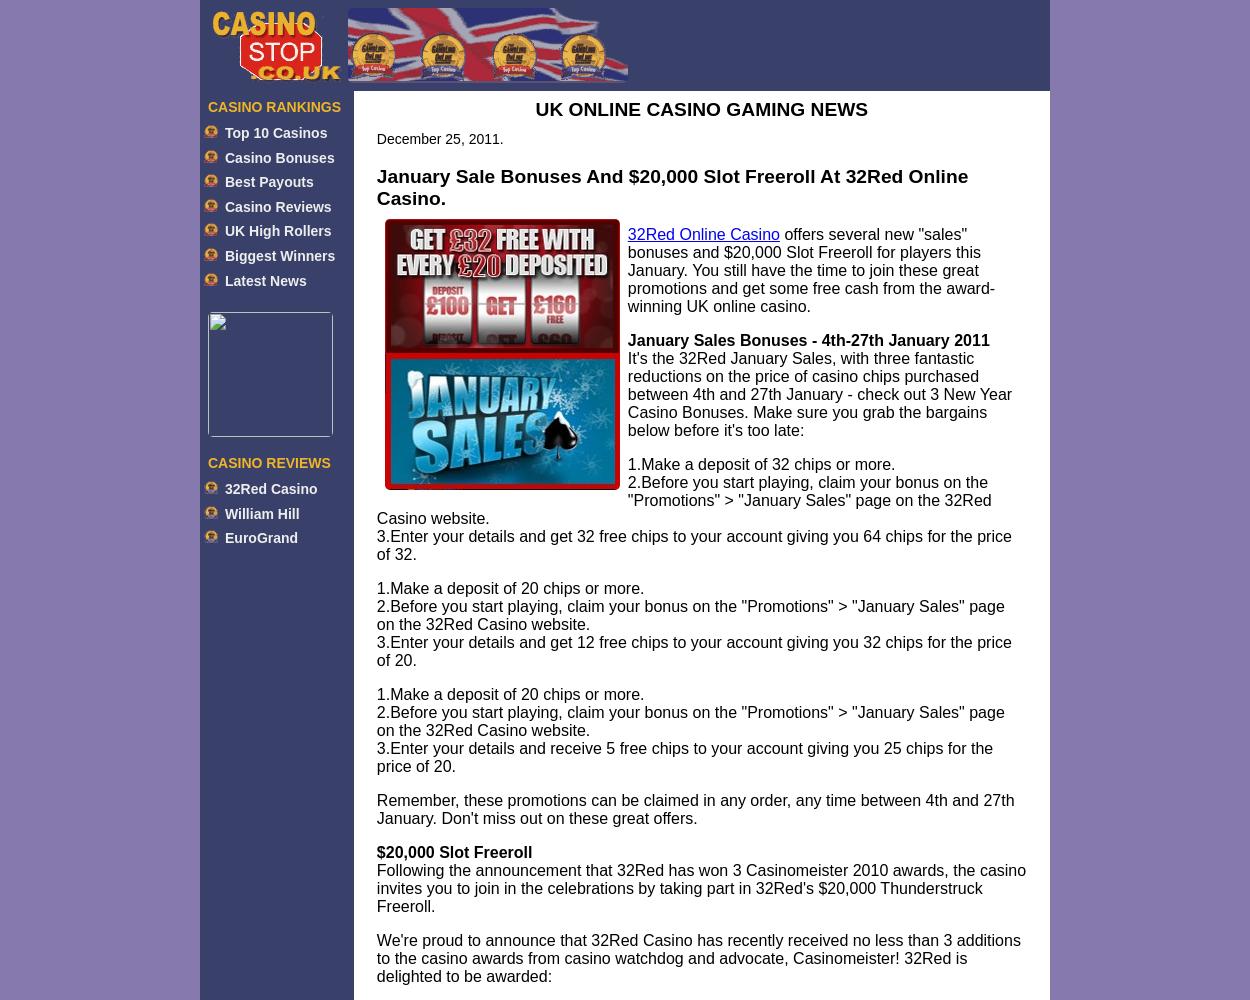 The image size is (1250, 1000). What do you see at coordinates (692, 651) in the screenshot?
I see `'3.Enter your details and get 12 free chips to your account giving you 32 chips for the price of 20.'` at bounding box center [692, 651].